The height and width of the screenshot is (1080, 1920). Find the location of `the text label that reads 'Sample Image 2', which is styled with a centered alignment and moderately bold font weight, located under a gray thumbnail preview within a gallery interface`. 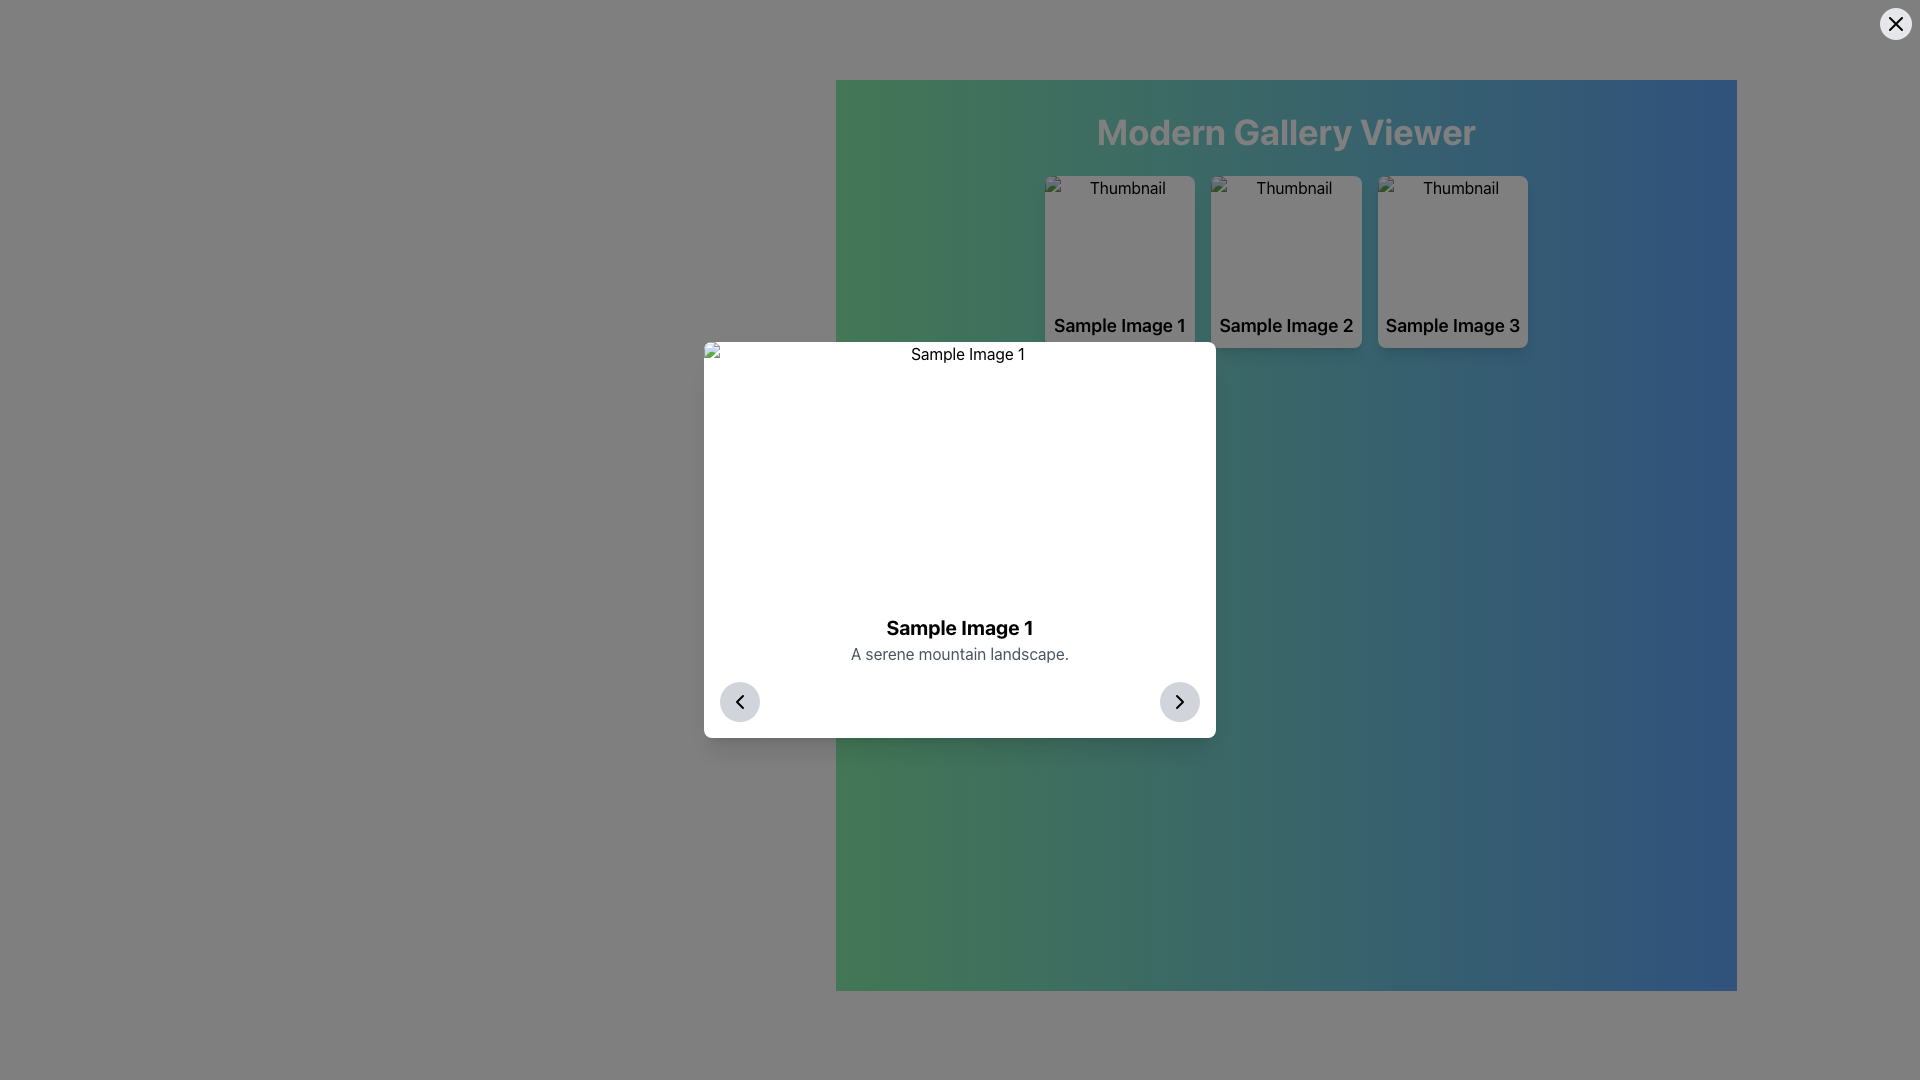

the text label that reads 'Sample Image 2', which is styled with a centered alignment and moderately bold font weight, located under a gray thumbnail preview within a gallery interface is located at coordinates (1286, 325).